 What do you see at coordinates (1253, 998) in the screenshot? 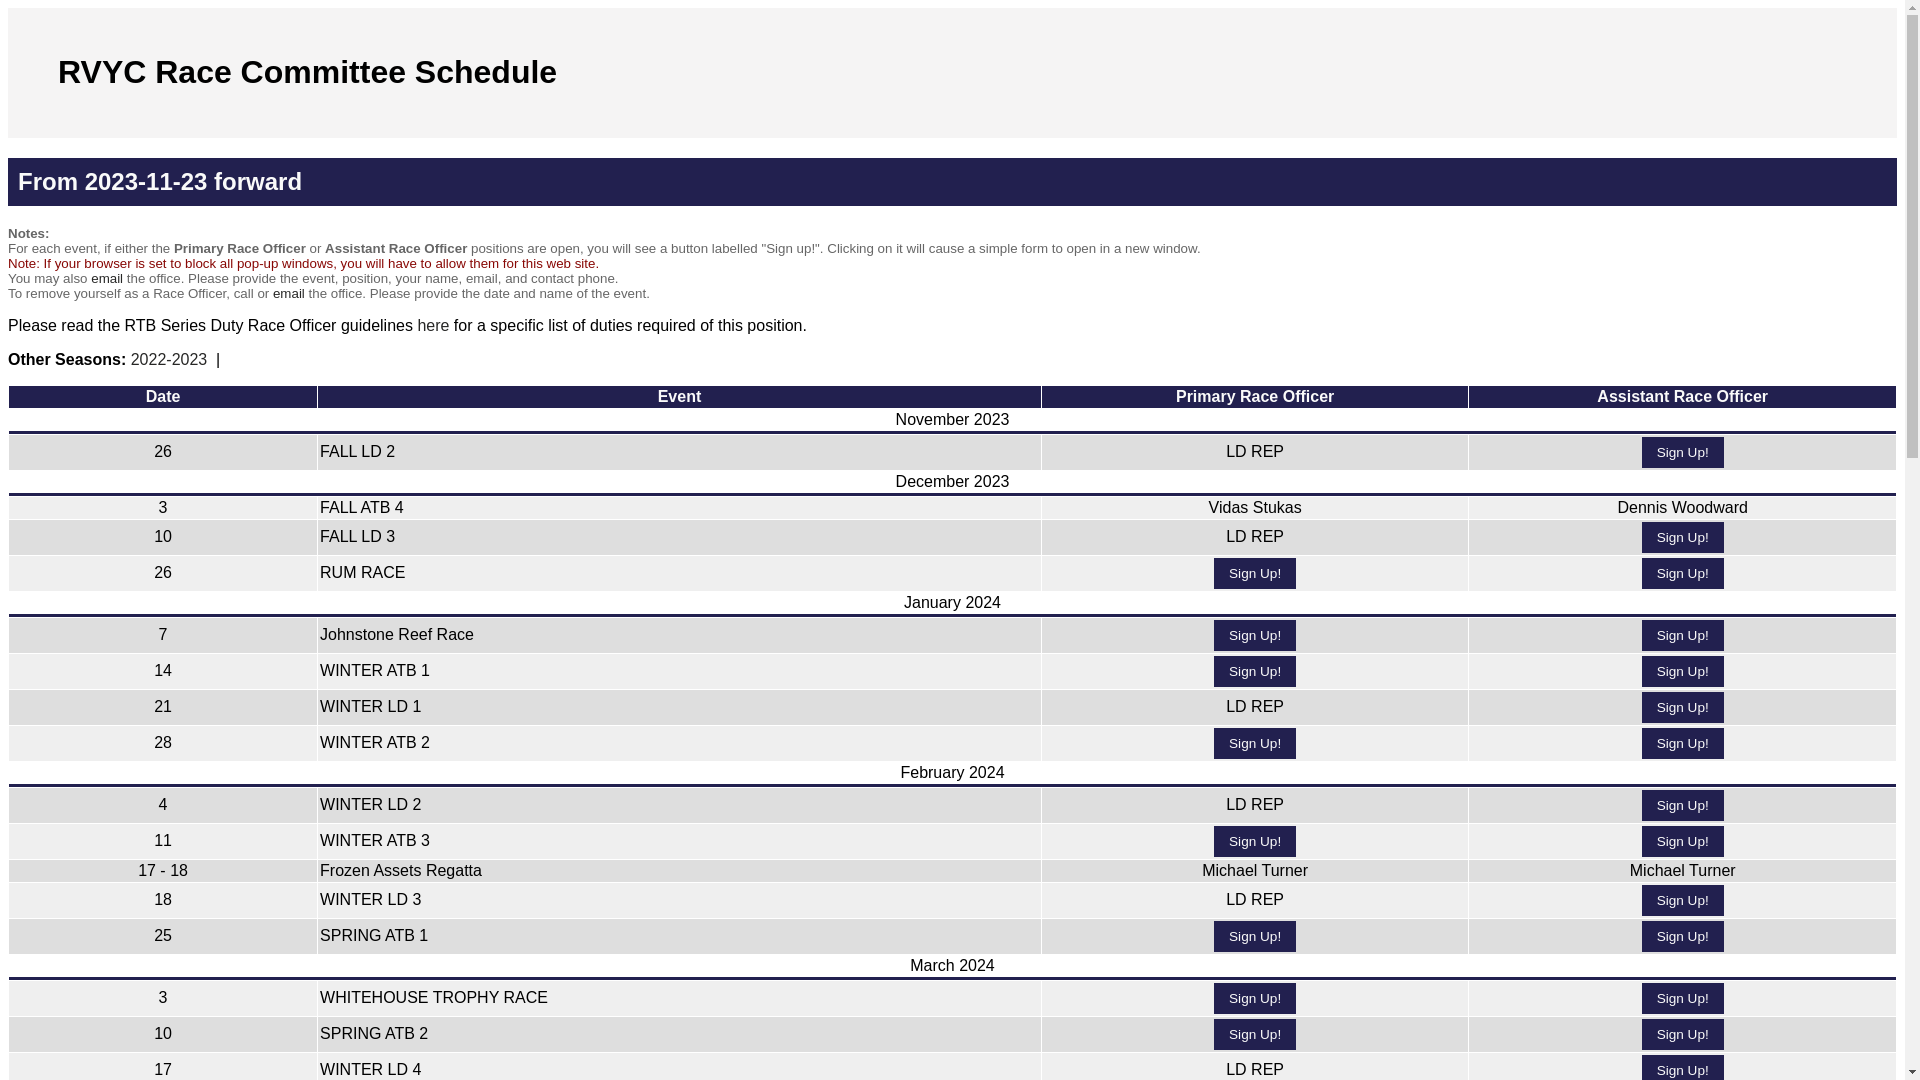
I see `'Sign Up!'` at bounding box center [1253, 998].